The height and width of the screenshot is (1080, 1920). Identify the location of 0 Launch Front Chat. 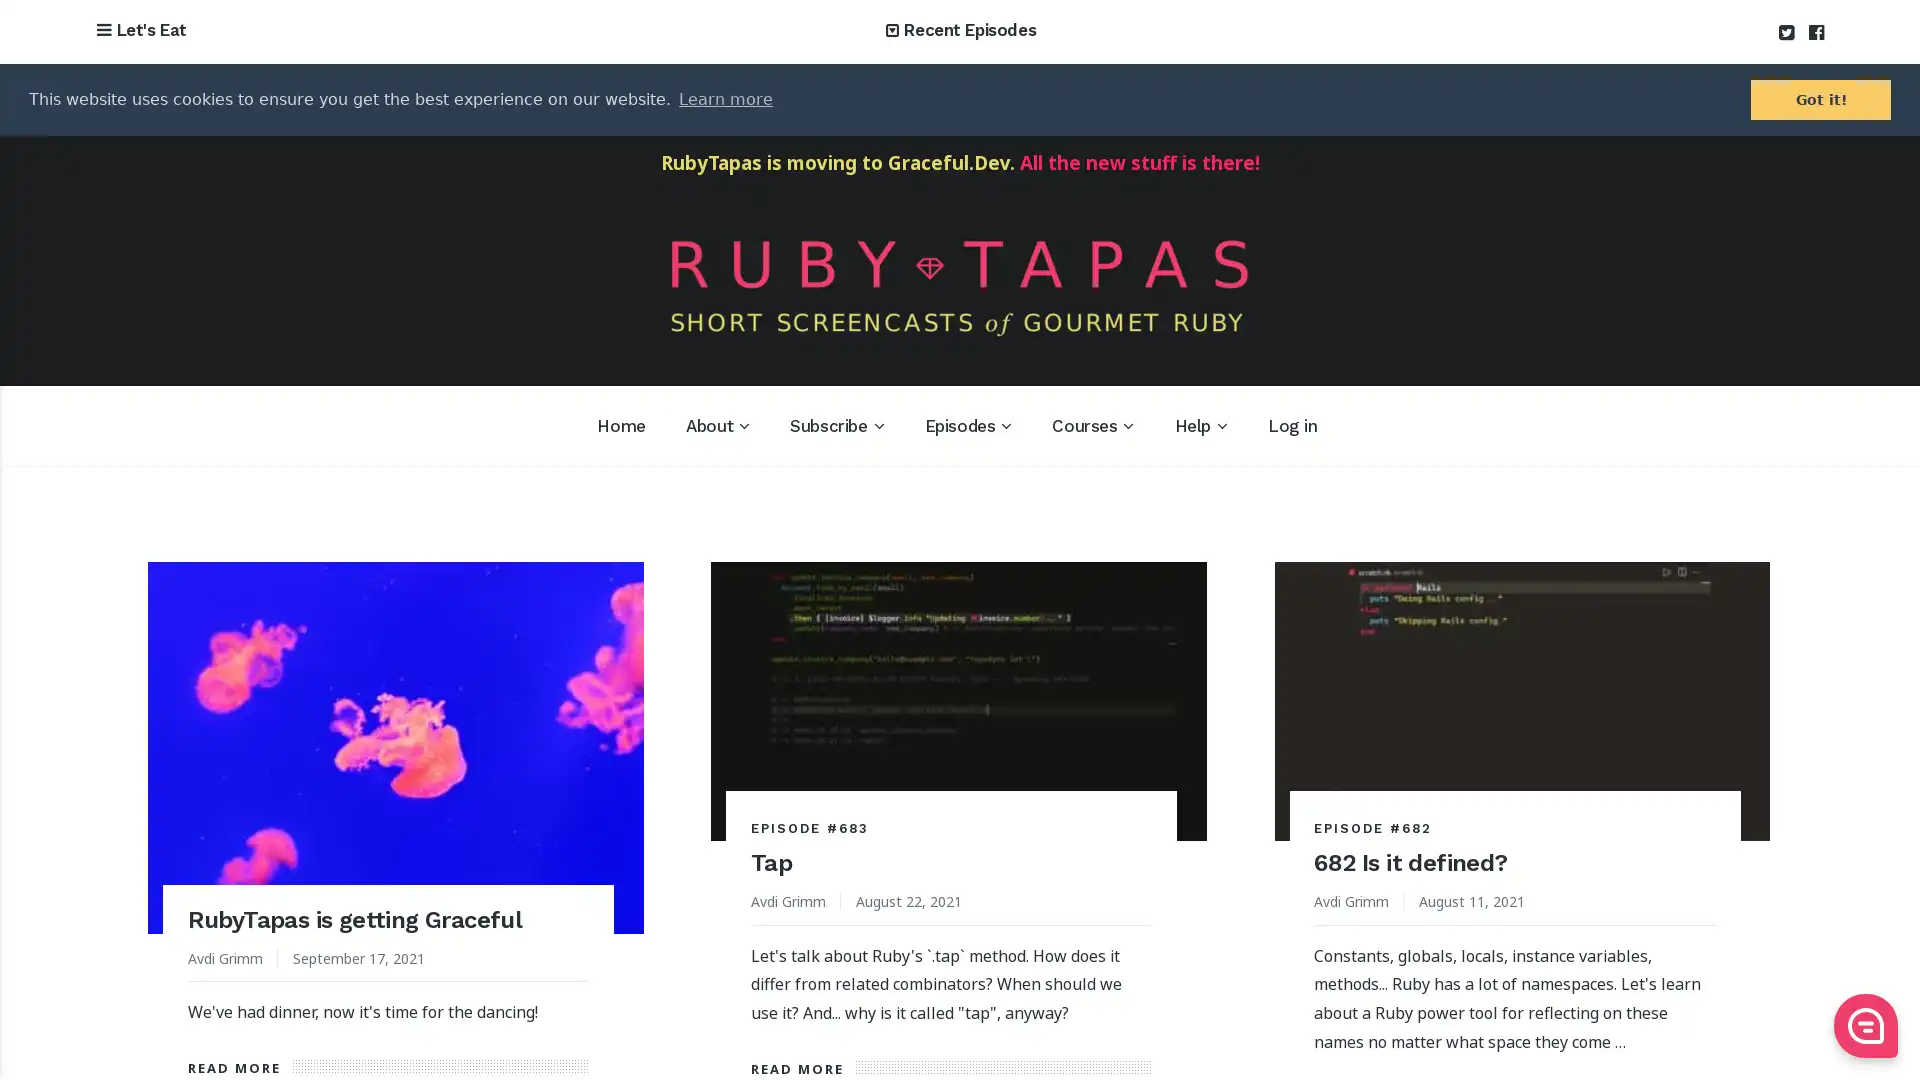
(1865, 1026).